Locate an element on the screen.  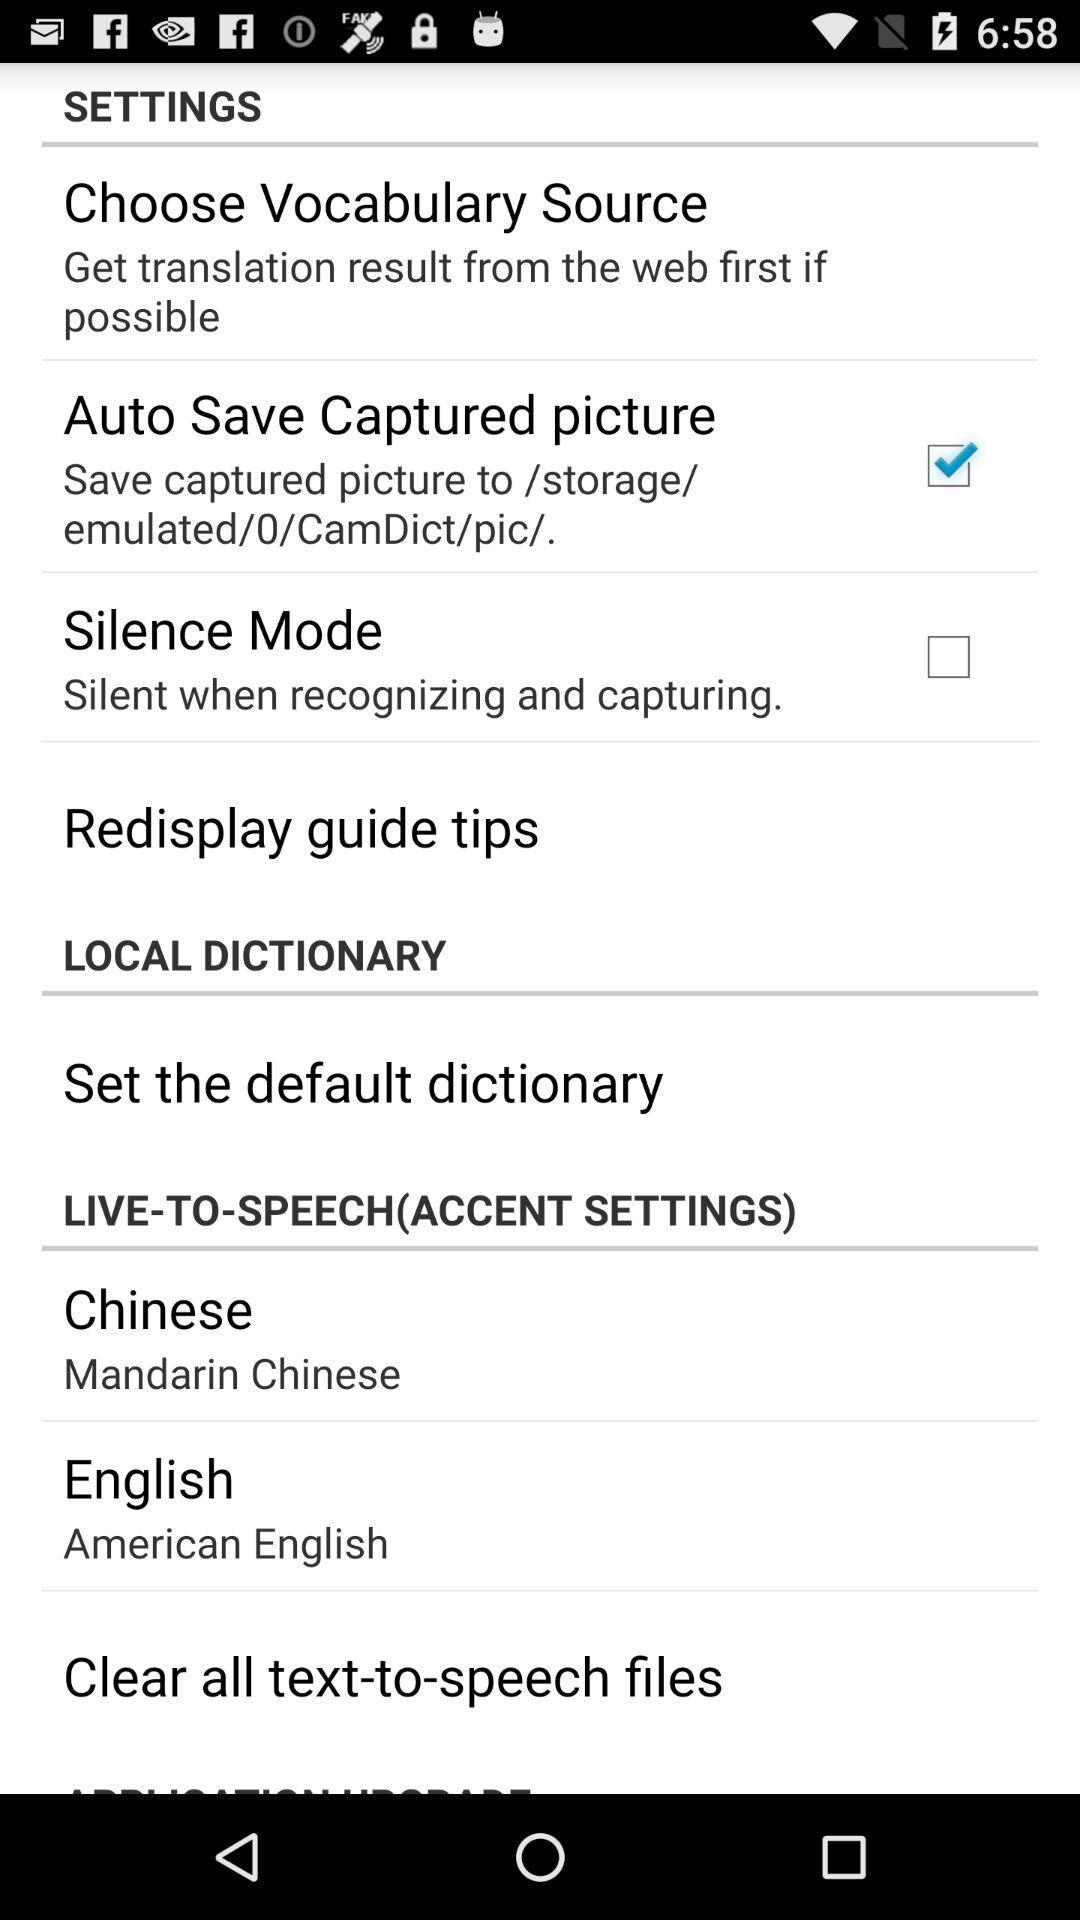
american english item is located at coordinates (225, 1540).